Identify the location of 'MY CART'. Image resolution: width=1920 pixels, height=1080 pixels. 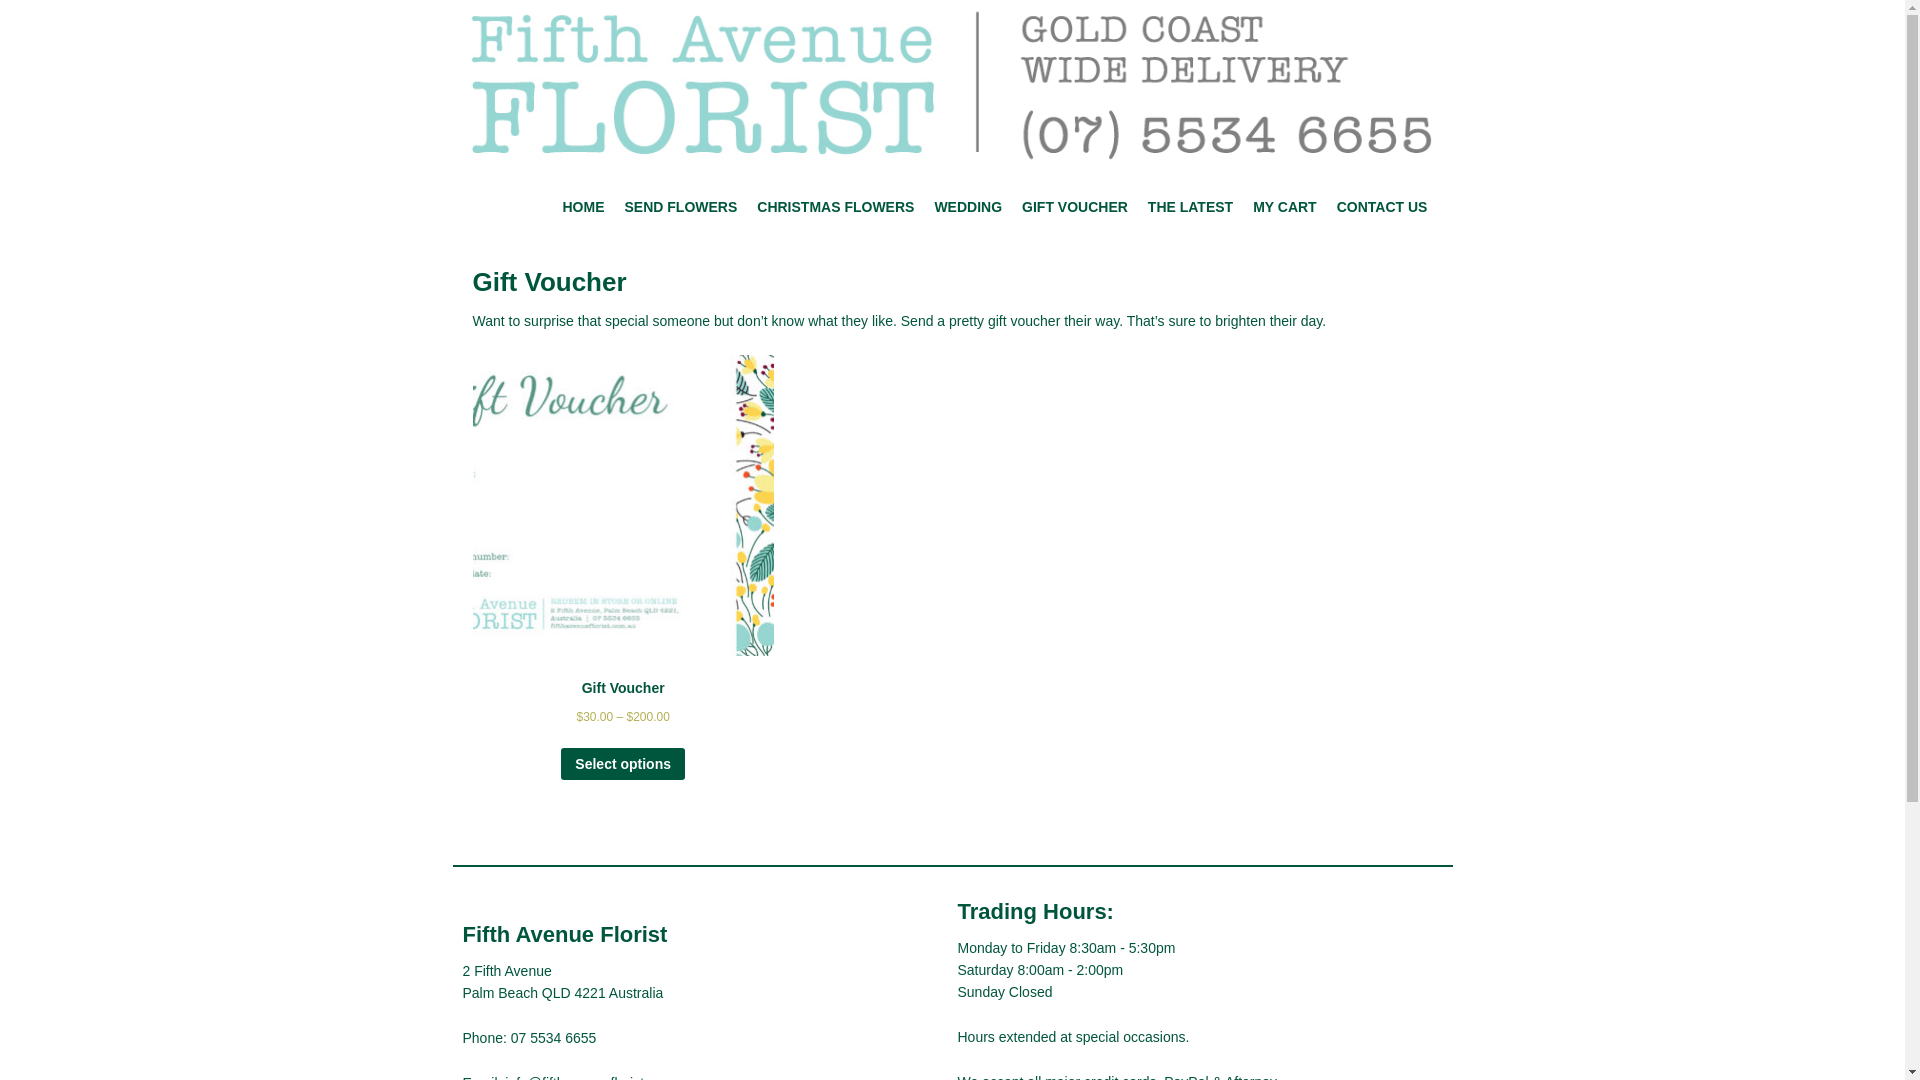
(1285, 207).